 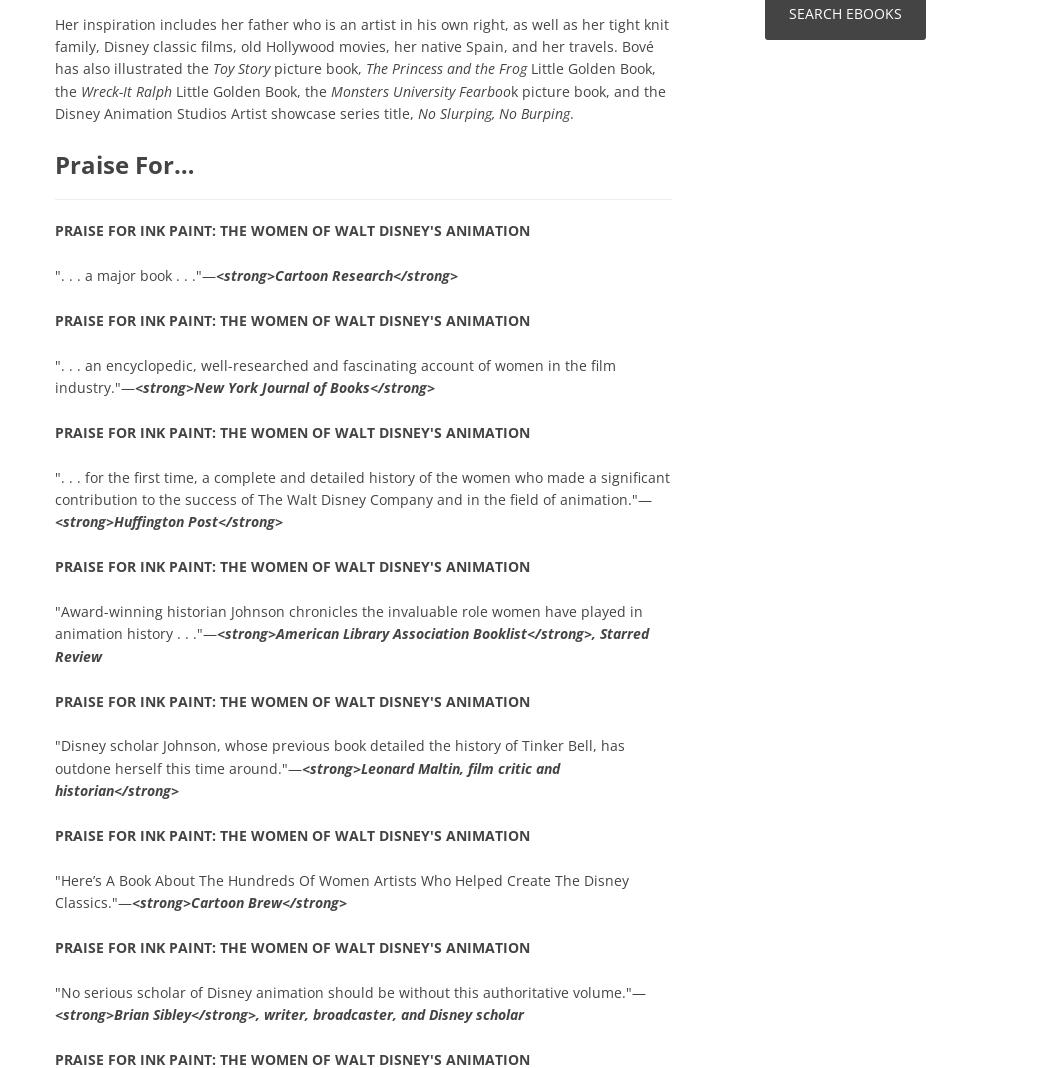 I want to click on '<strong>Leonard Maltin, film critic and historian</strong>', so click(x=307, y=778).